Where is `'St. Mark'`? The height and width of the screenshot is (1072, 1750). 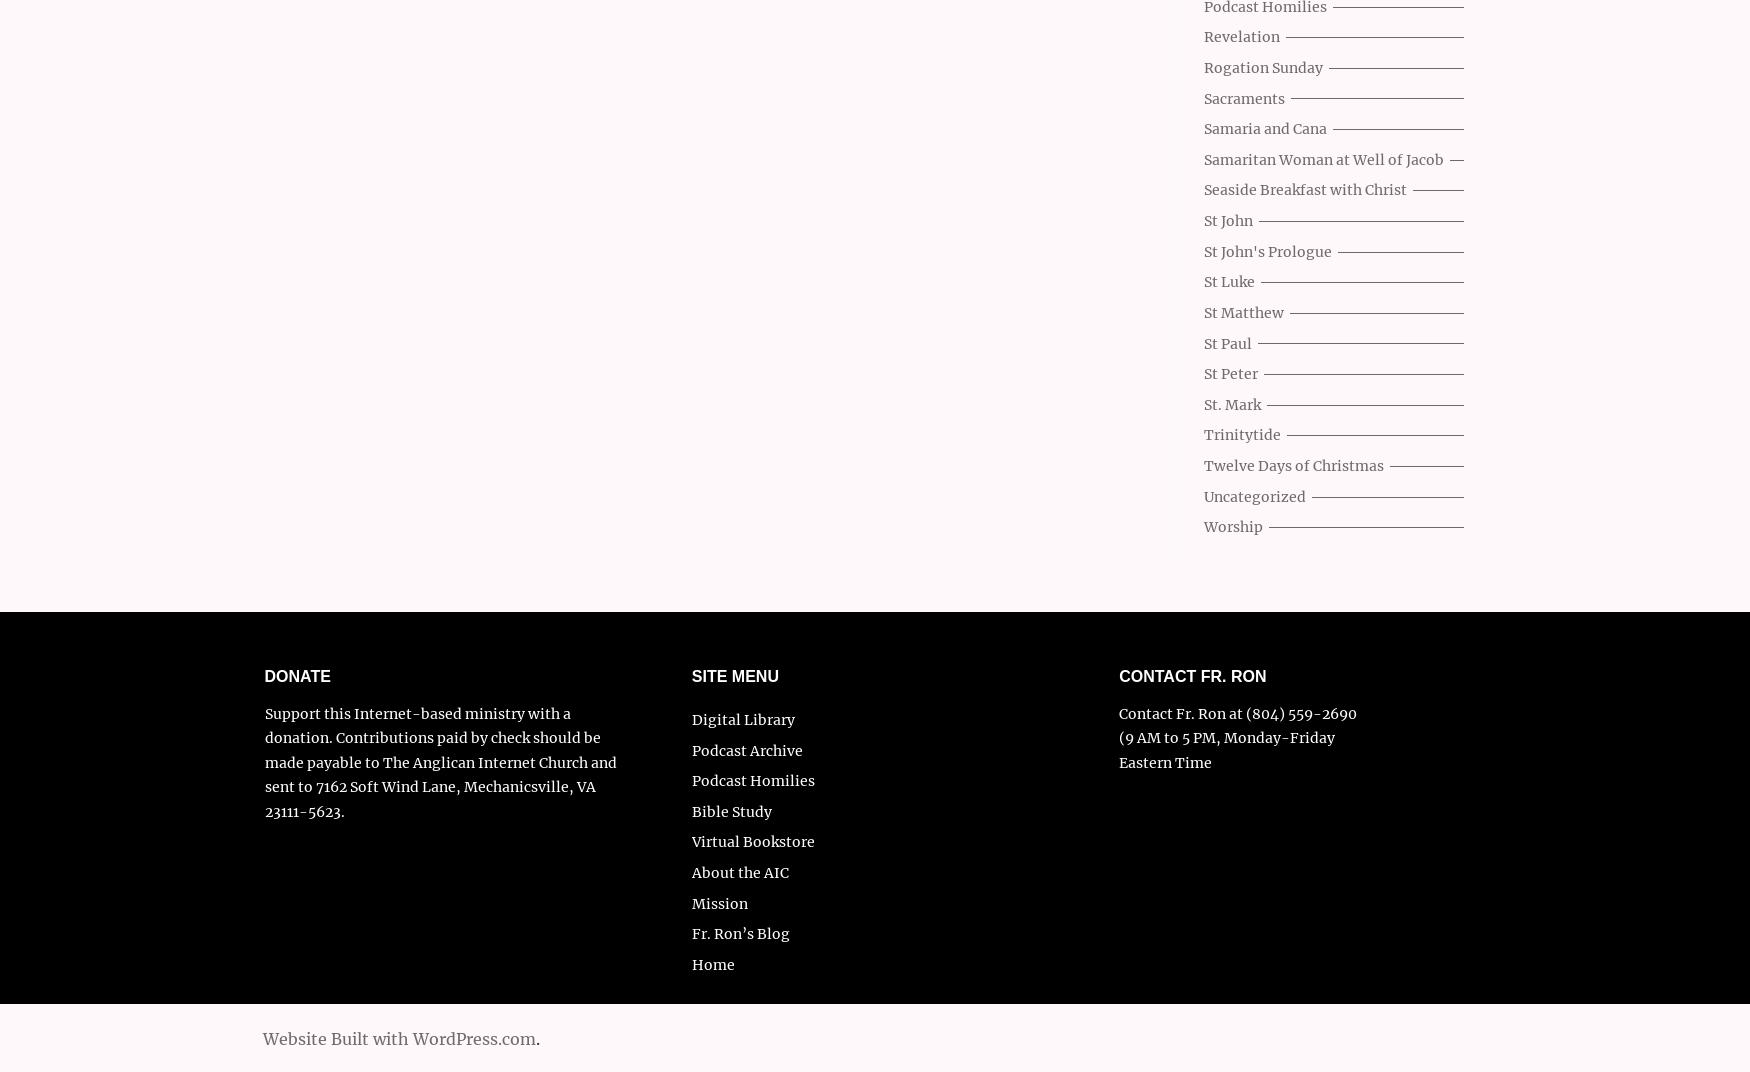 'St. Mark' is located at coordinates (1232, 403).